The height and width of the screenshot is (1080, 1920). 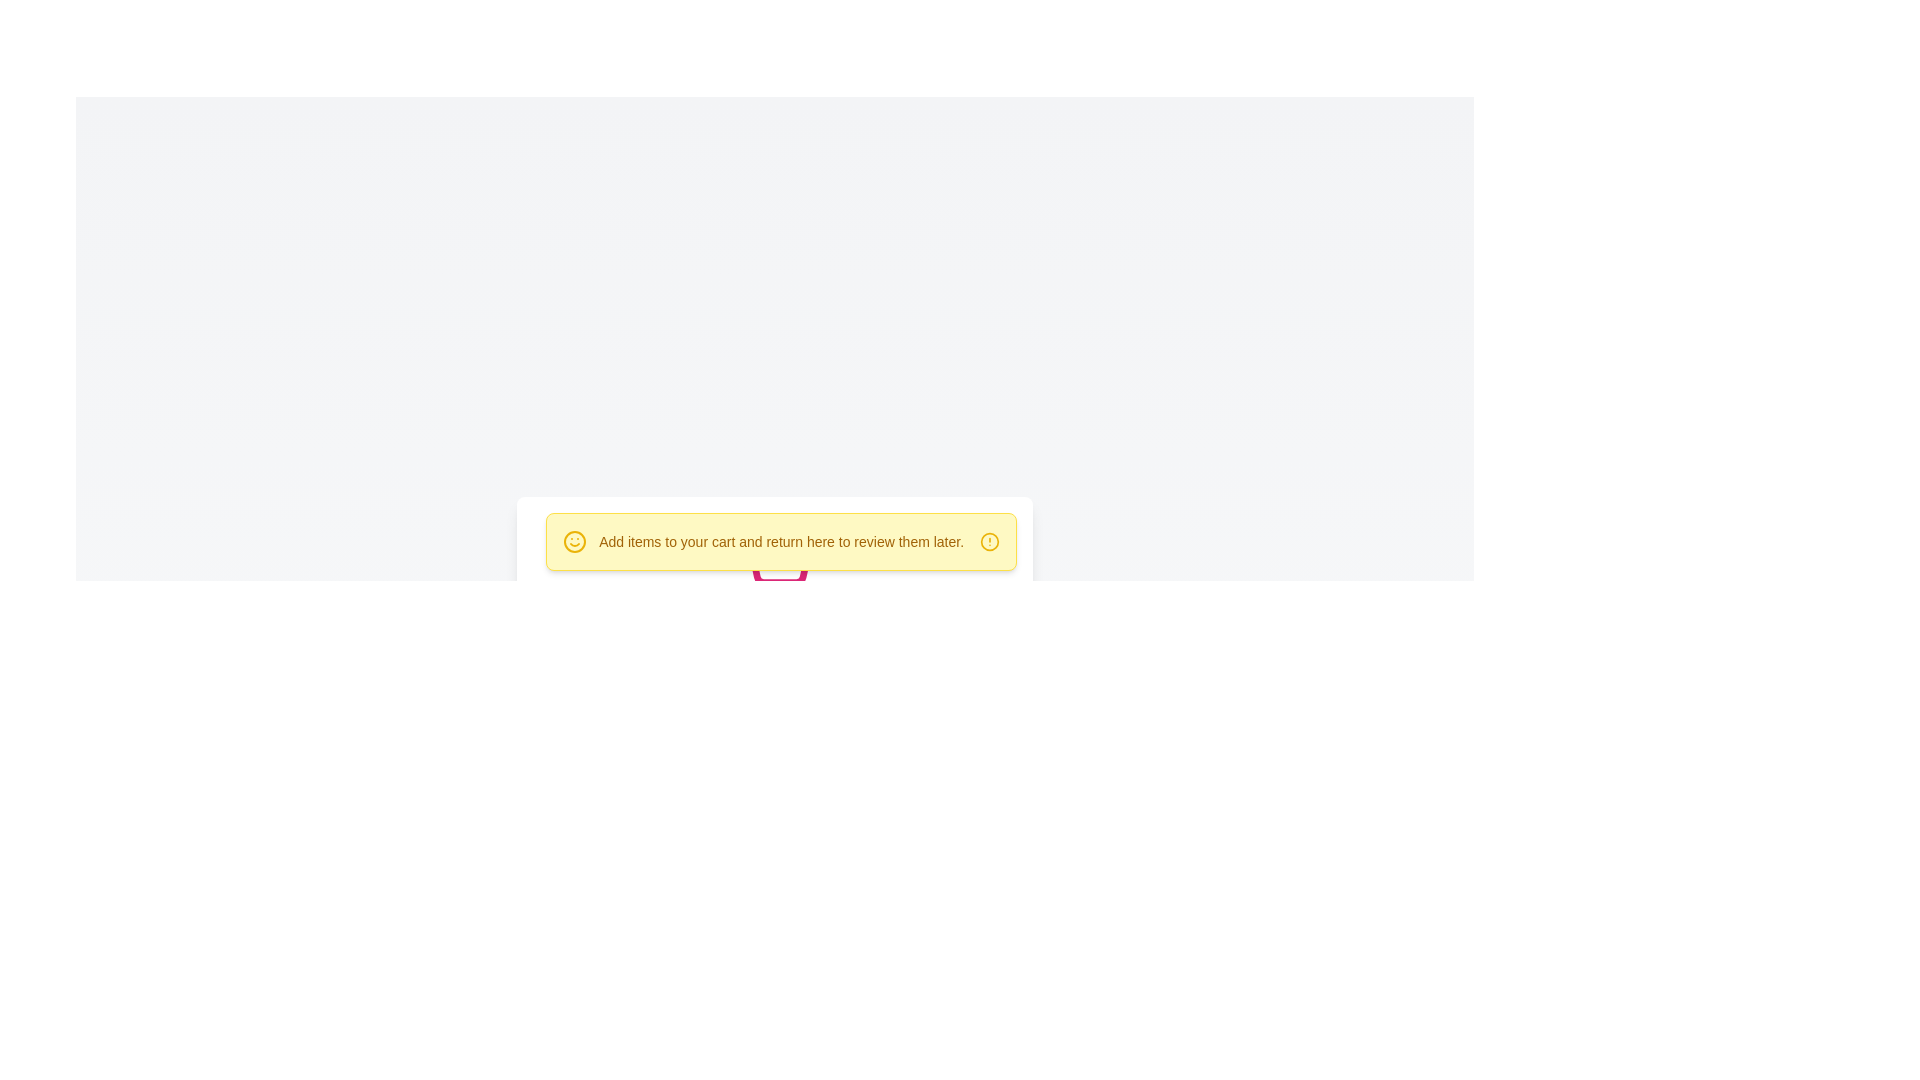 I want to click on the pink shopping cart icon, which is located centrally beneath a yellow banner with the text 'Add items to your cart and return here to review them later.', so click(x=773, y=569).